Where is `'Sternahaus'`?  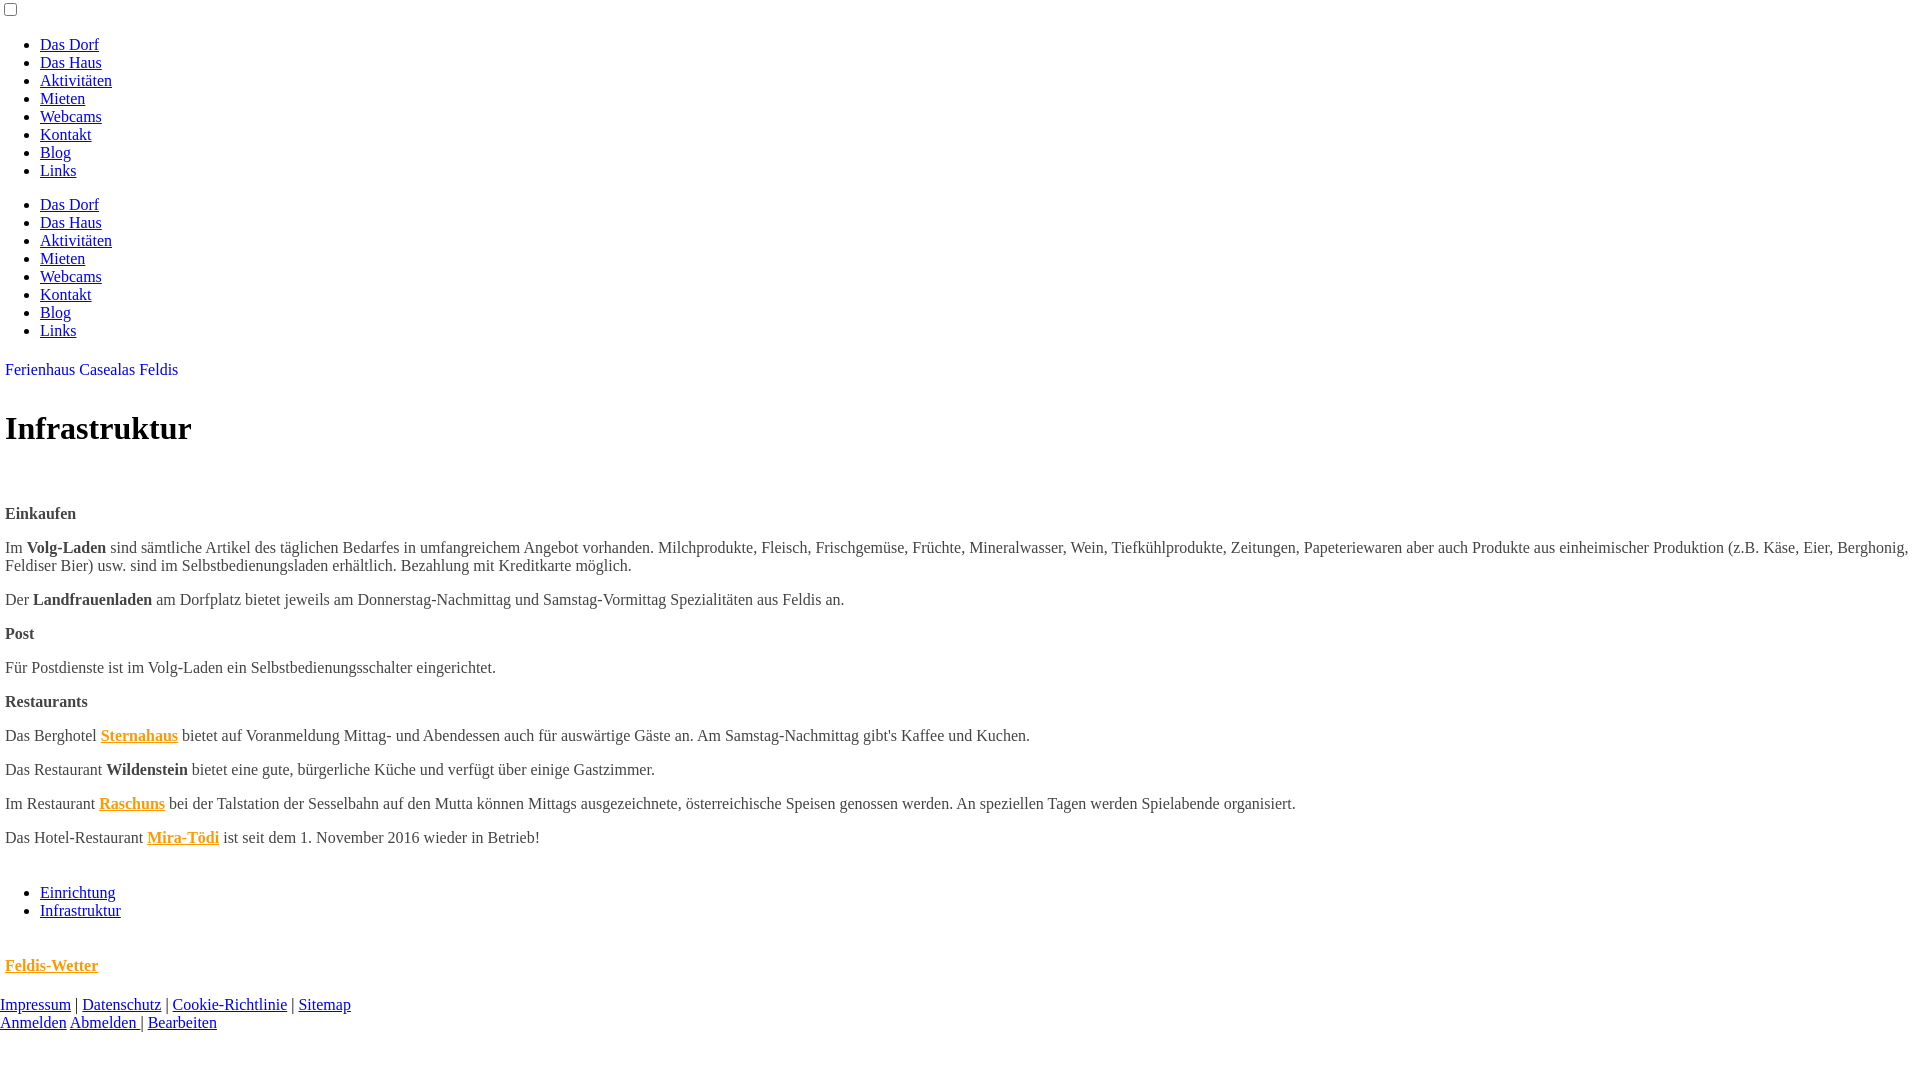 'Sternahaus' is located at coordinates (138, 735).